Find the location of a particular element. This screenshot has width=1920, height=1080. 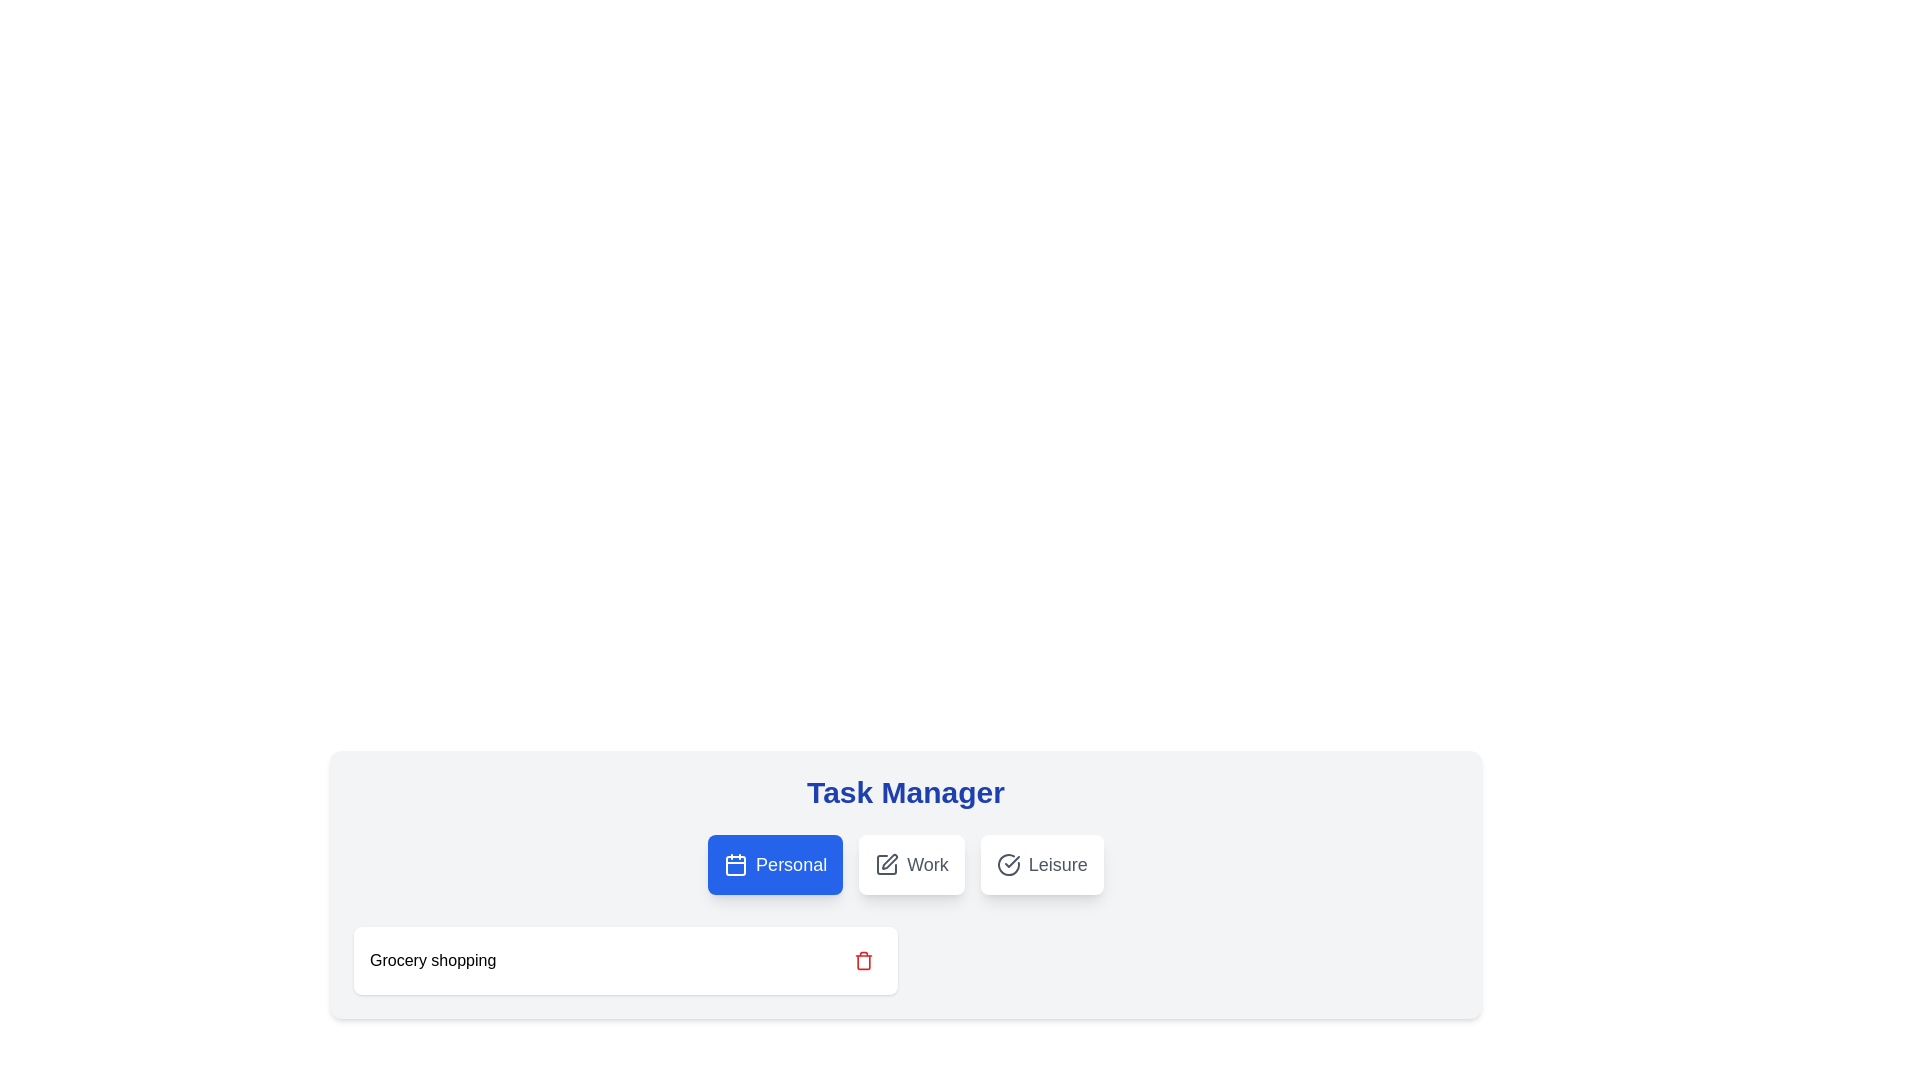

the delete icon located at the far right of the white card under the 'Task Manager' header, next to 'Grocery shopping' is located at coordinates (864, 959).